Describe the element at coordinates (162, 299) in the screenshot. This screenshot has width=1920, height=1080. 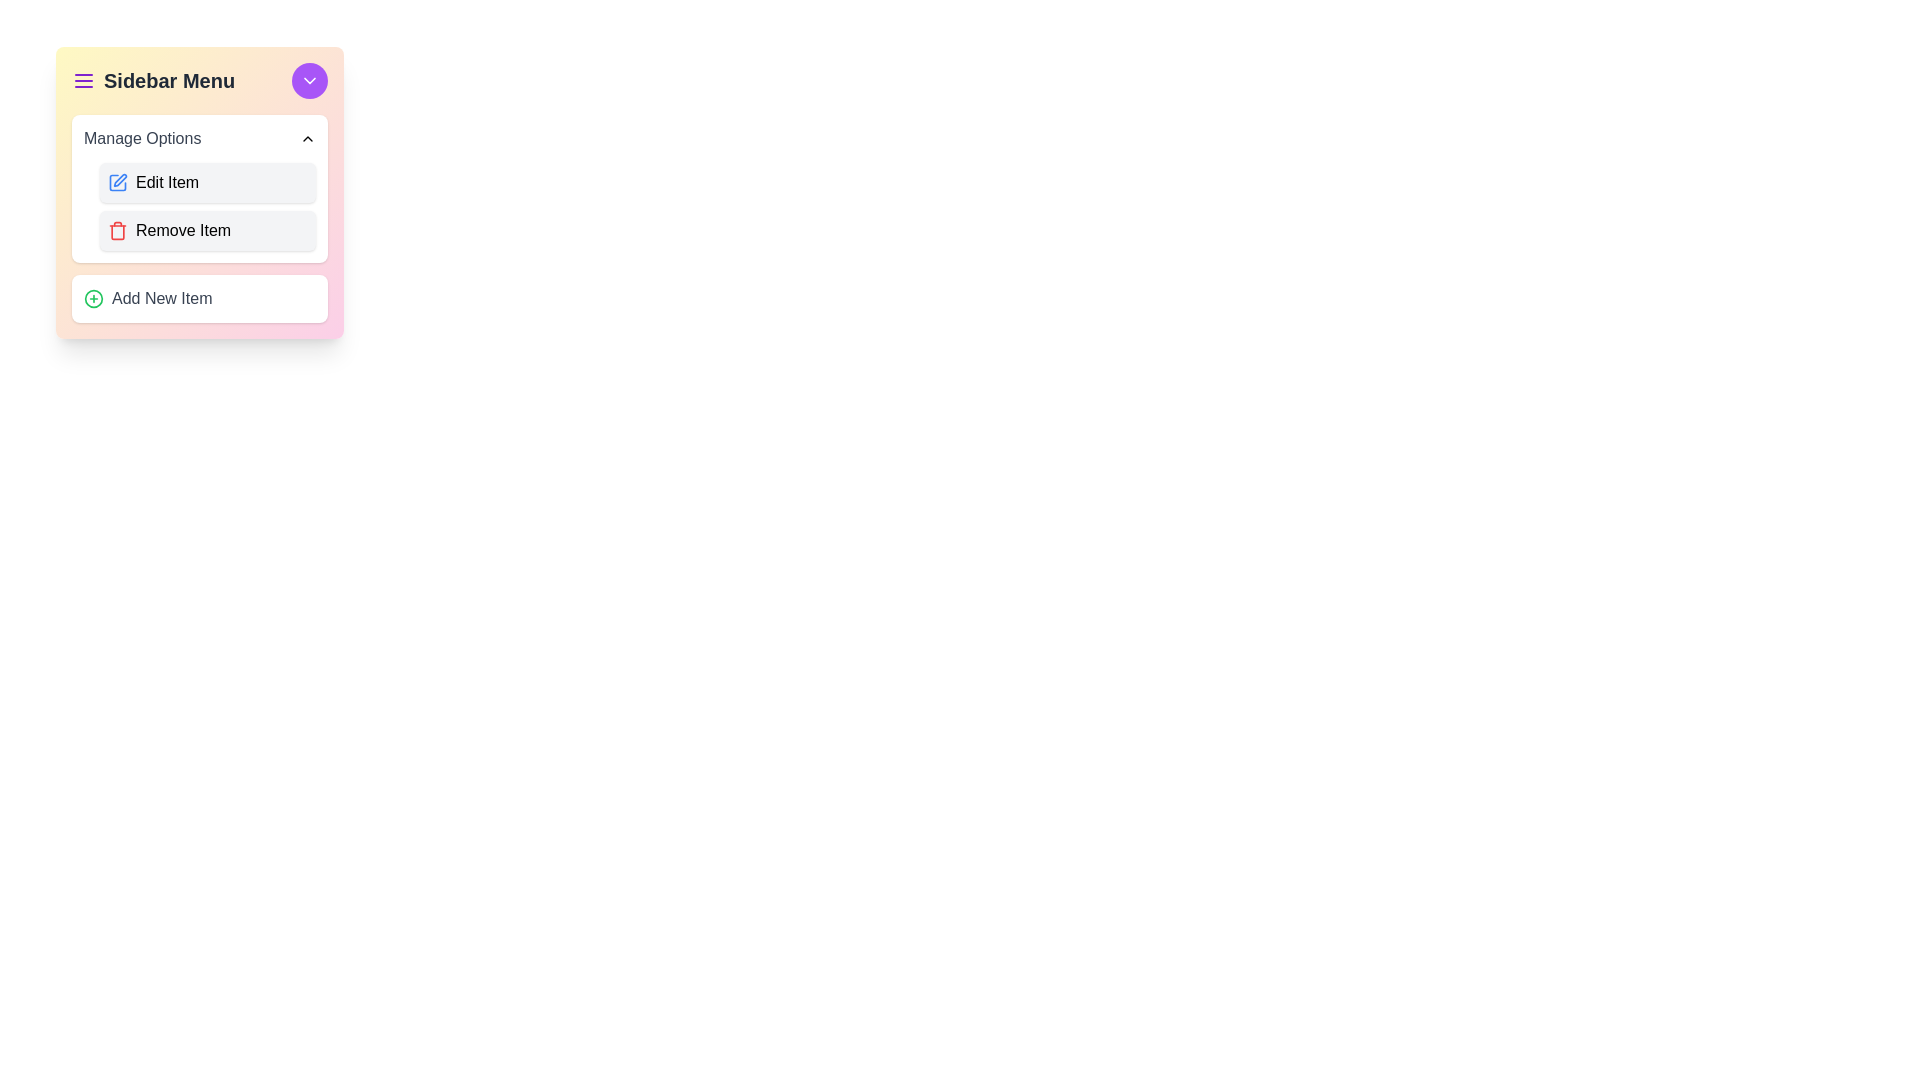
I see `contents of the text label that displays 'Add New Item', which is styled in a medium-weight font and gray color, located next to a green plus-circle icon in the sidebar menu` at that location.